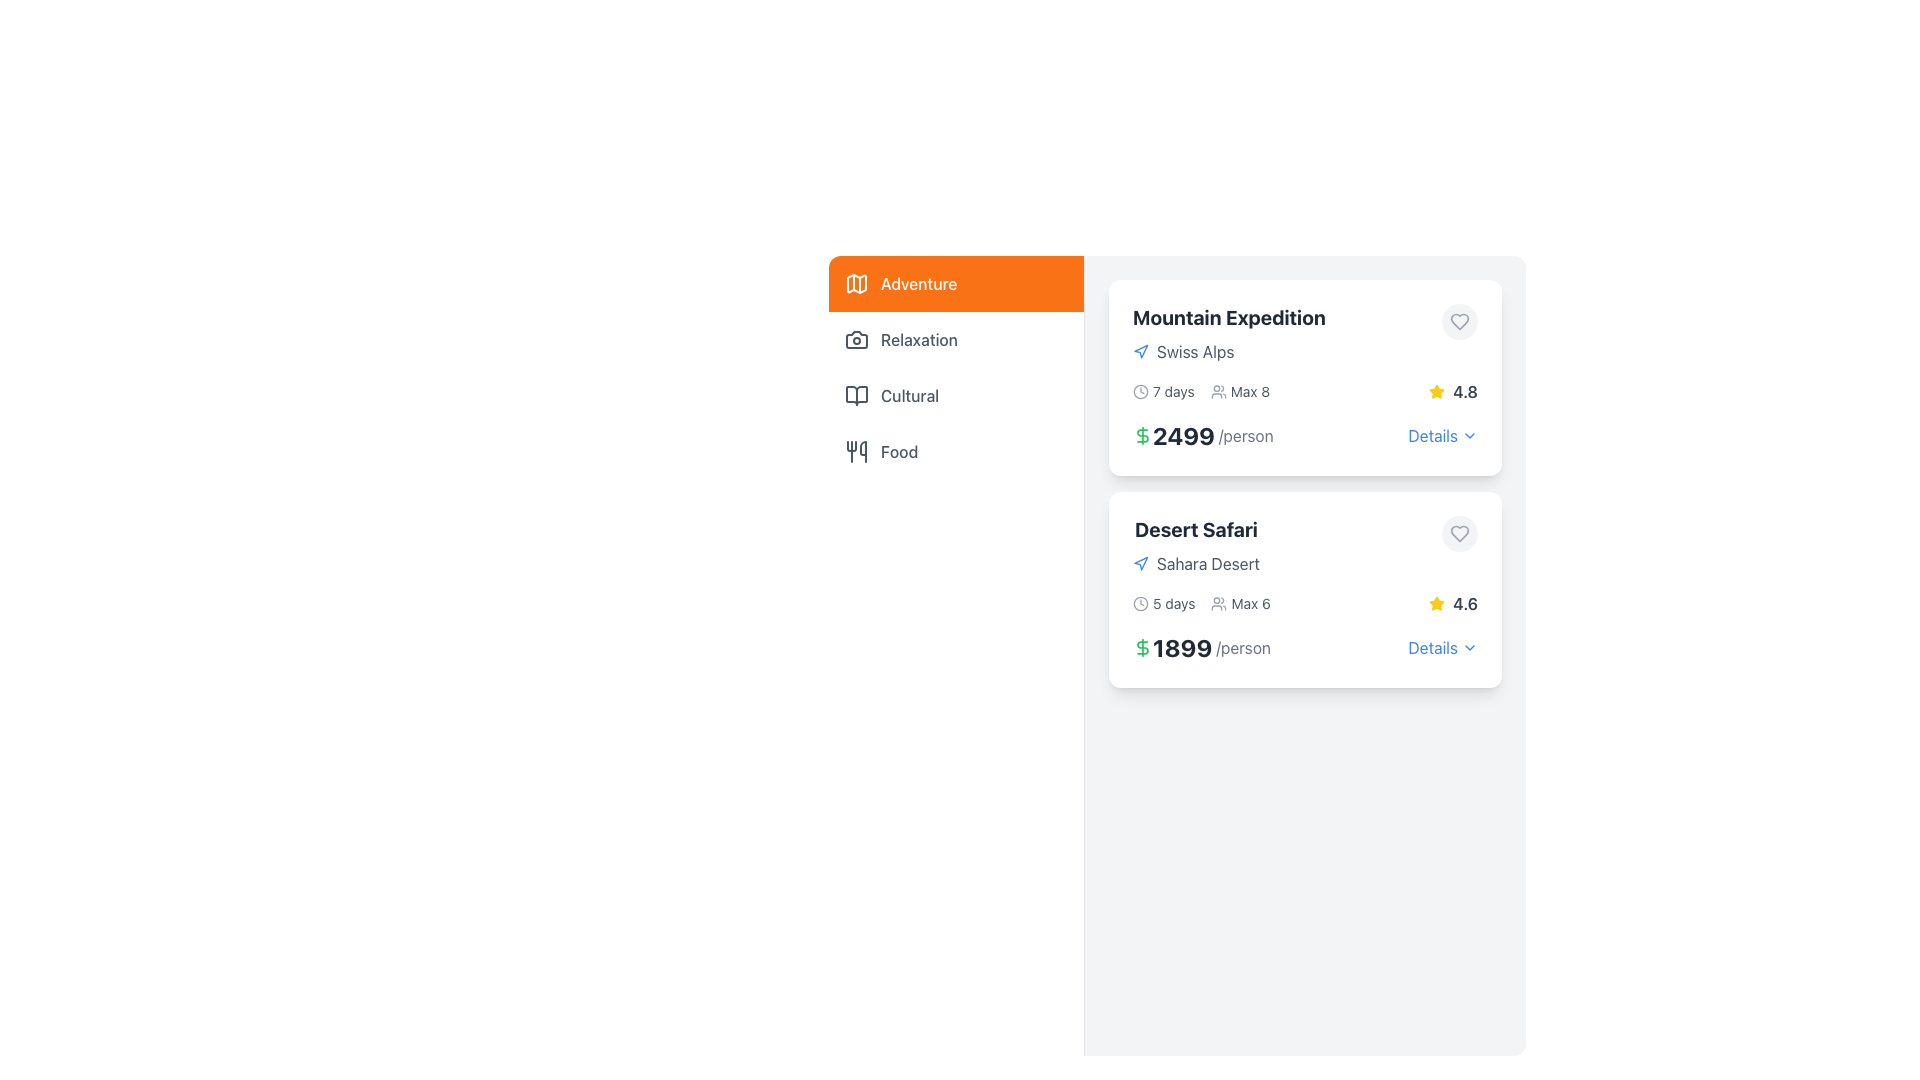 The height and width of the screenshot is (1080, 1920). Describe the element at coordinates (1459, 320) in the screenshot. I see `the favorite button located in the top-right corner of the 'Mountain Expedition' card` at that location.